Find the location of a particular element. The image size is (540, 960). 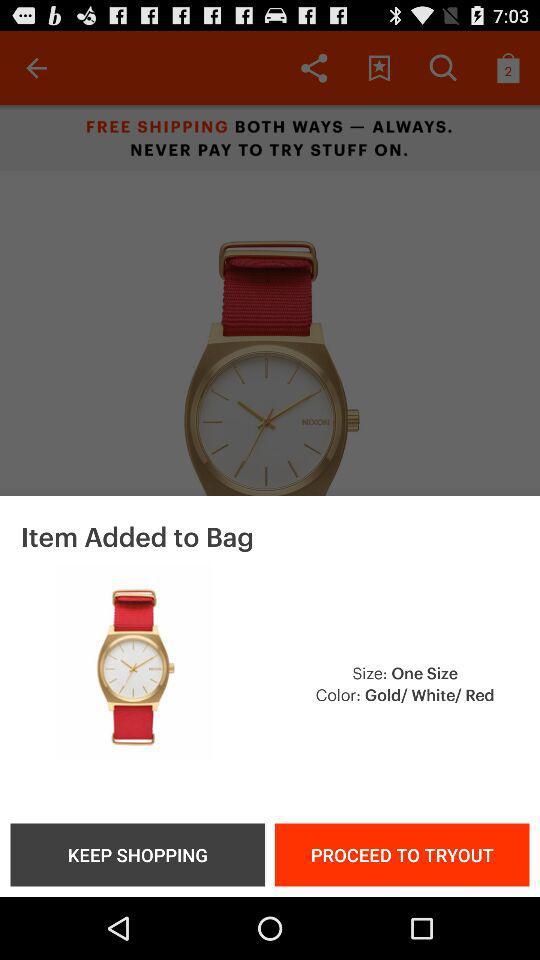

item next to the keep shopping is located at coordinates (402, 853).